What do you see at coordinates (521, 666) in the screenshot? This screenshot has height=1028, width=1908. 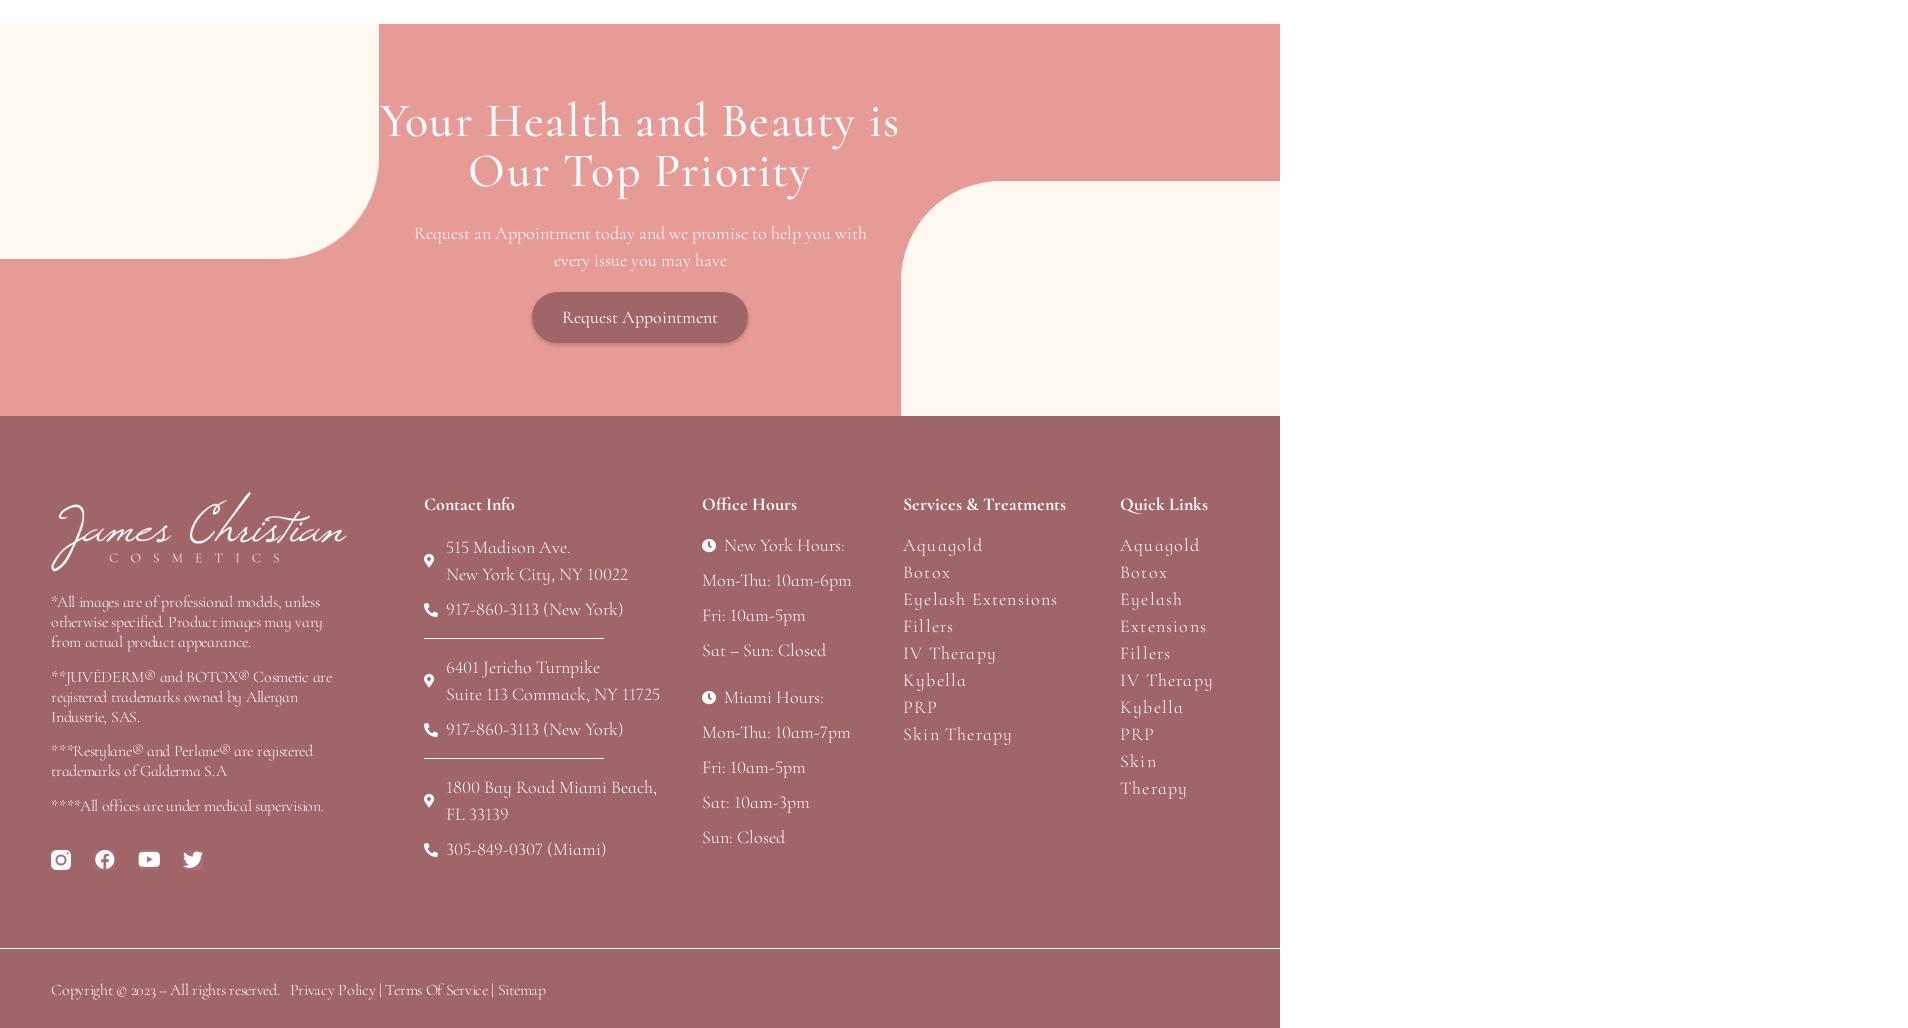 I see `'6401 Jericho Turnpike'` at bounding box center [521, 666].